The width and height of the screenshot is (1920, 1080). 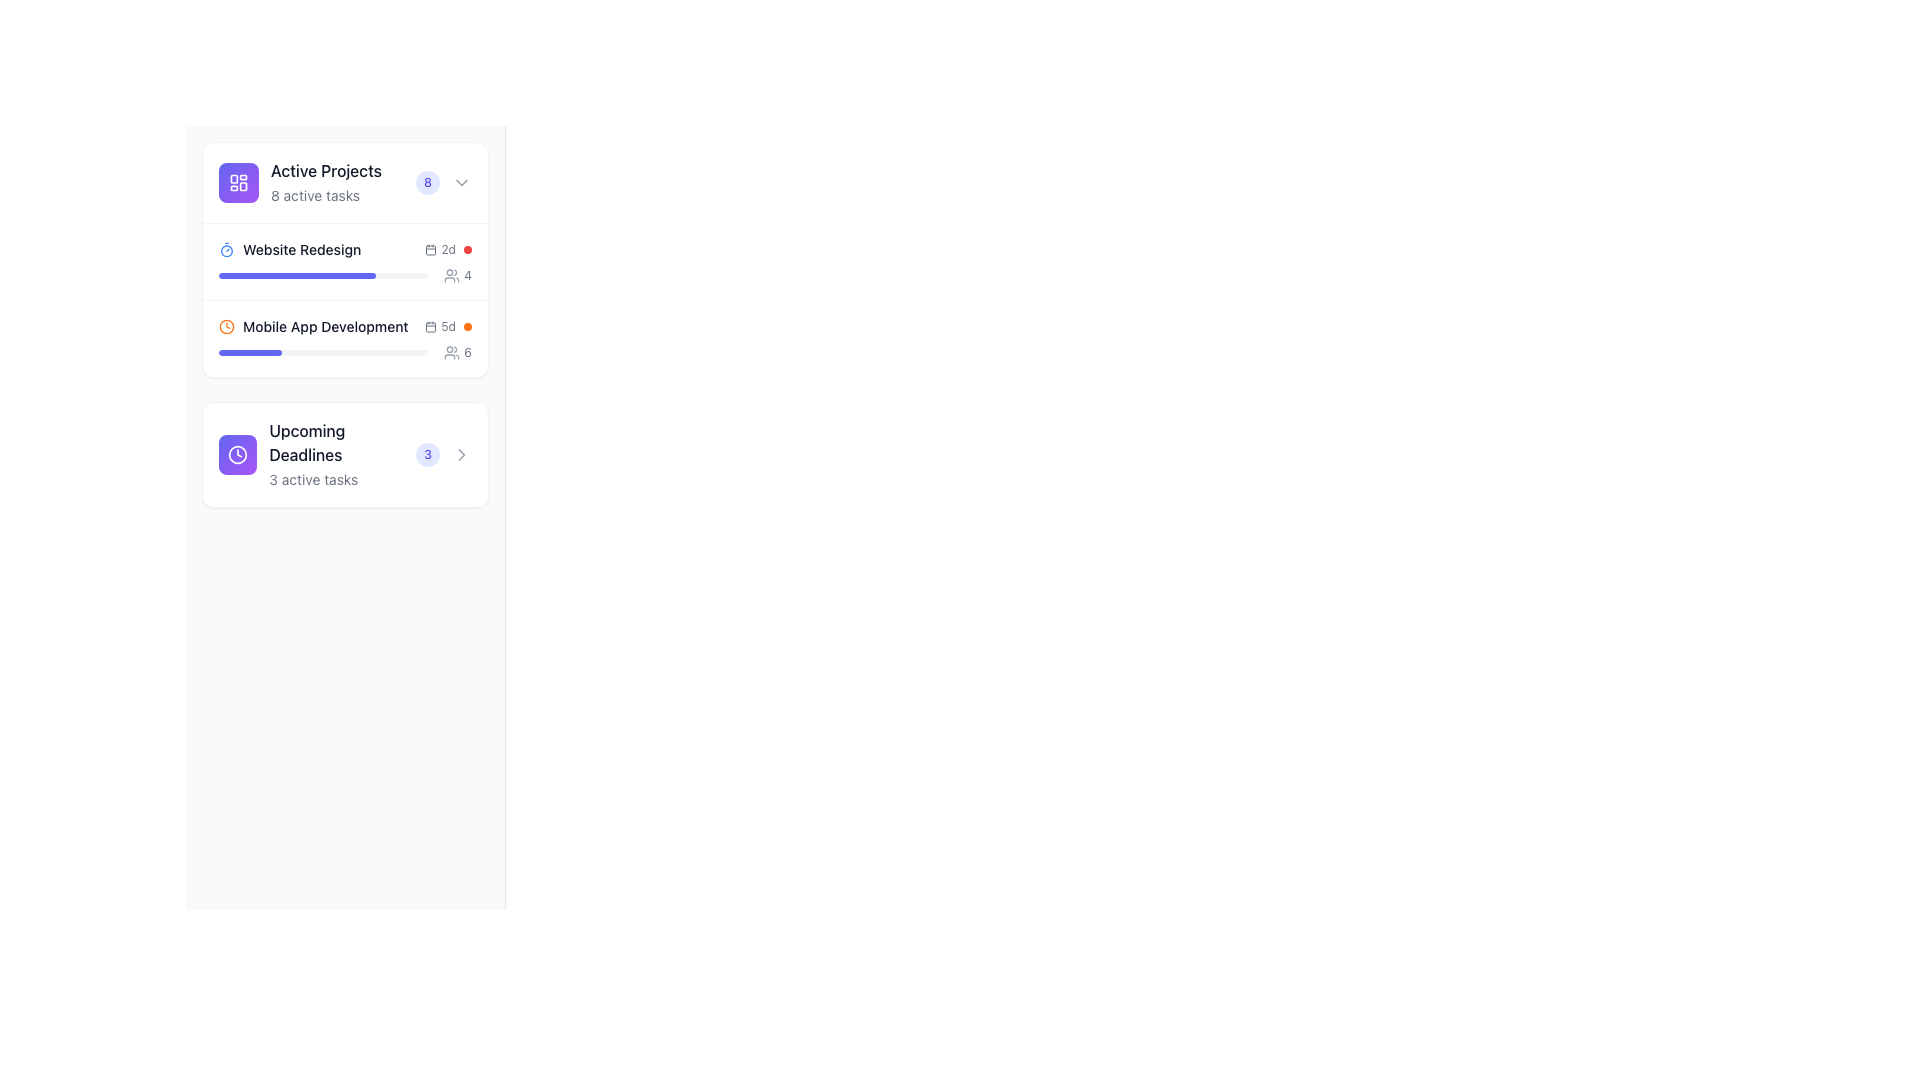 I want to click on the 'Active Projects' icon located at the top-left corner of the 'Active Projects' card, so click(x=239, y=182).